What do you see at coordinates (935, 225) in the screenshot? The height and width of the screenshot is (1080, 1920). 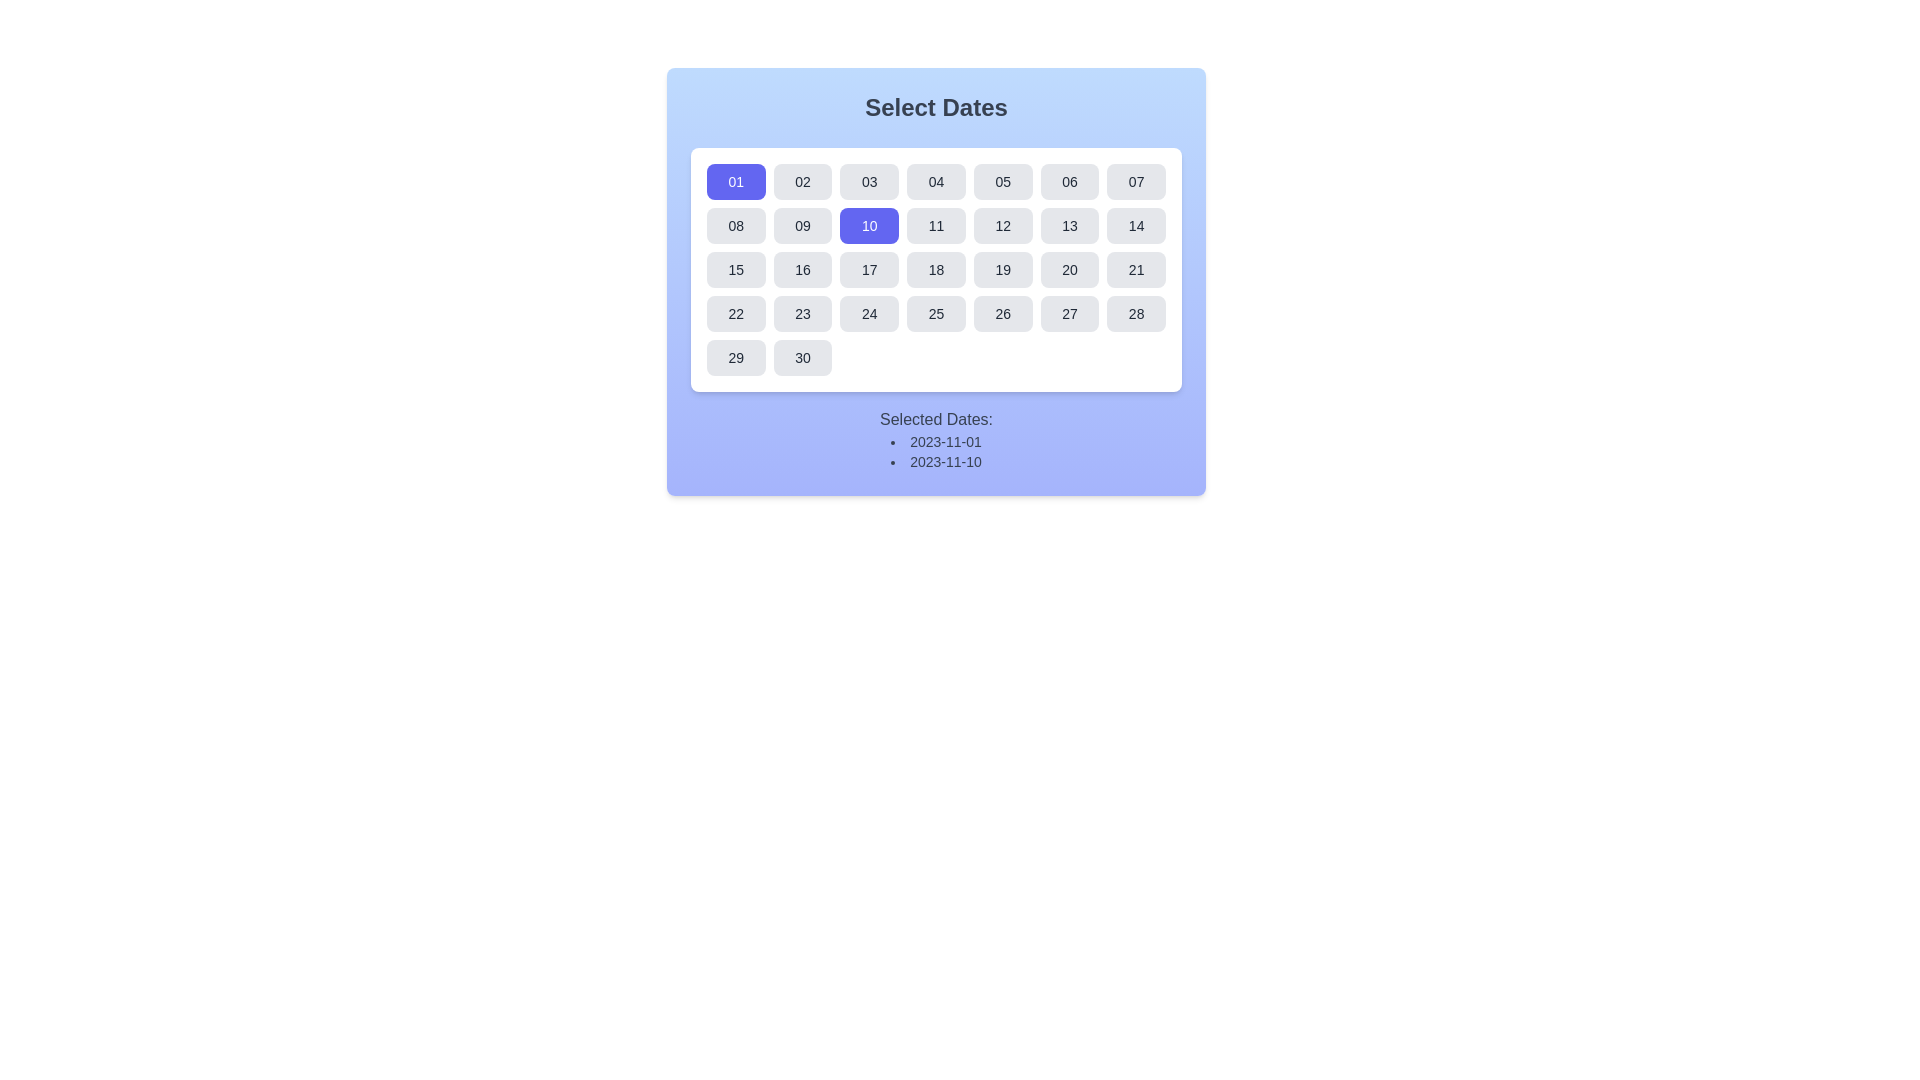 I see `the button labeled '11' in the date selection calendar` at bounding box center [935, 225].